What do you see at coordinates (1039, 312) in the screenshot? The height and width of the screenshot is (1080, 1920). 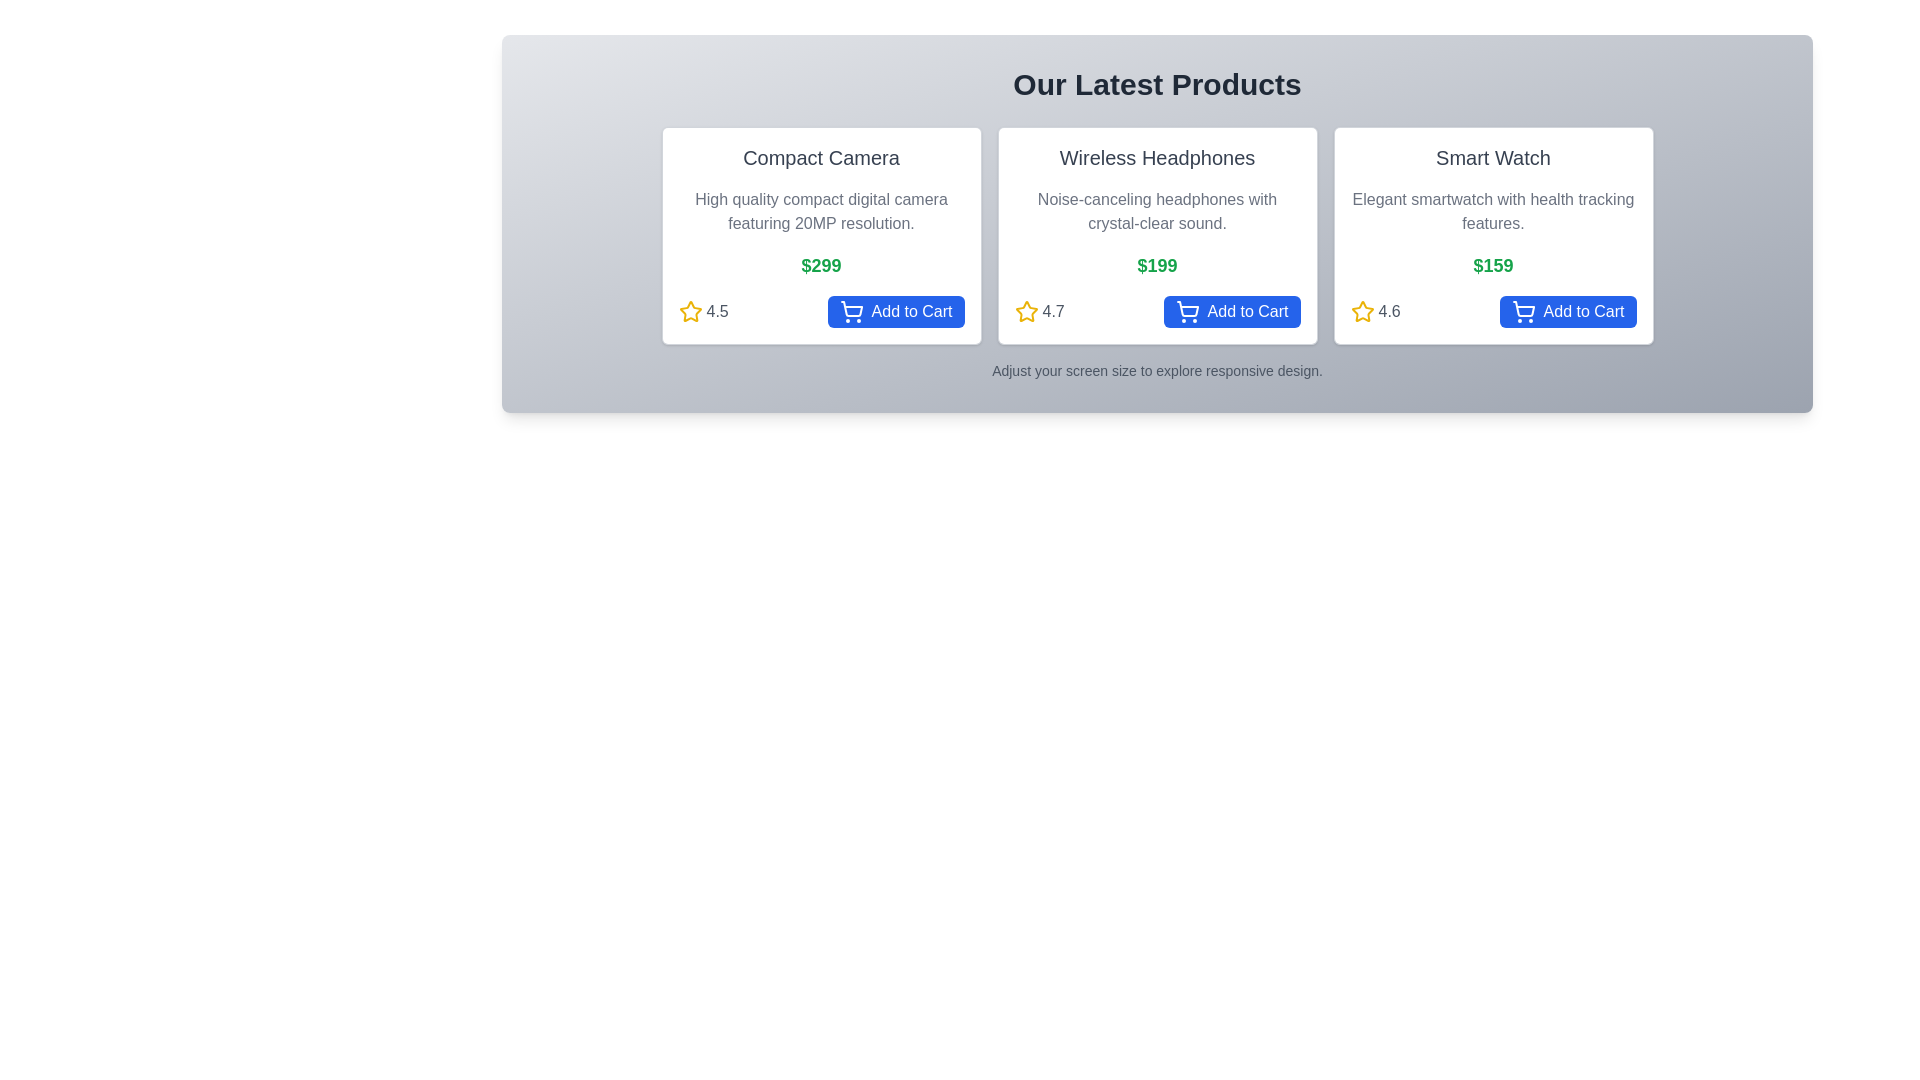 I see `the rating display showing '4.7' next to a yellow star icon, located under the product title 'Wireless Headphones'` at bounding box center [1039, 312].